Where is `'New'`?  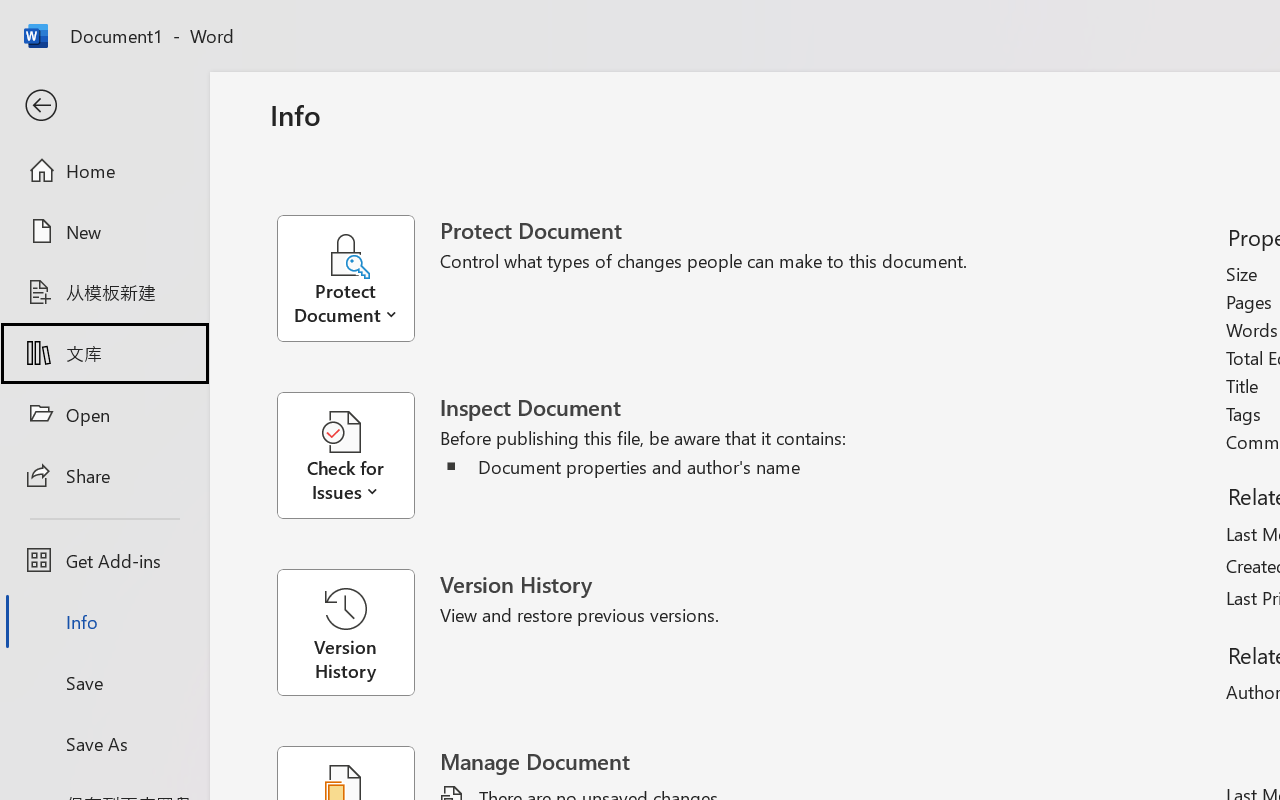
'New' is located at coordinates (103, 231).